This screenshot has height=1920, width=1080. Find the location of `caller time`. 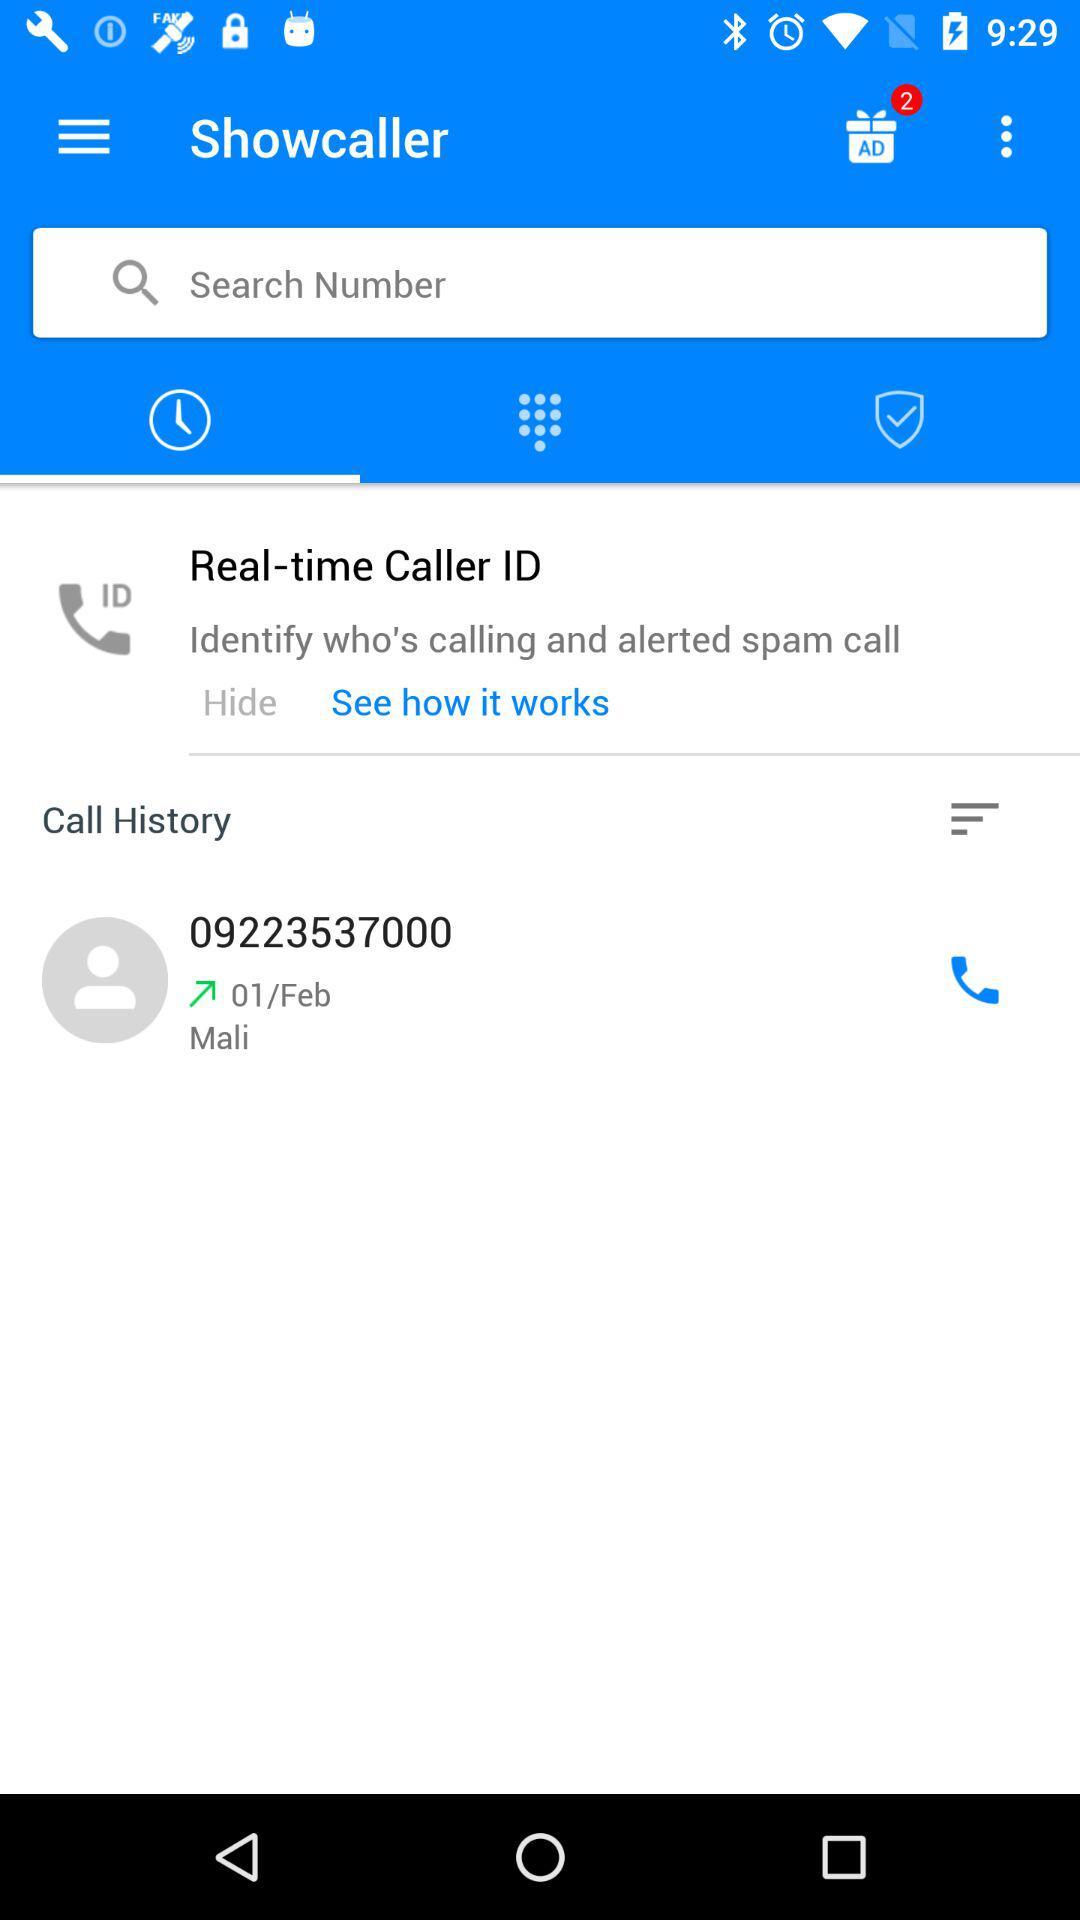

caller time is located at coordinates (180, 419).